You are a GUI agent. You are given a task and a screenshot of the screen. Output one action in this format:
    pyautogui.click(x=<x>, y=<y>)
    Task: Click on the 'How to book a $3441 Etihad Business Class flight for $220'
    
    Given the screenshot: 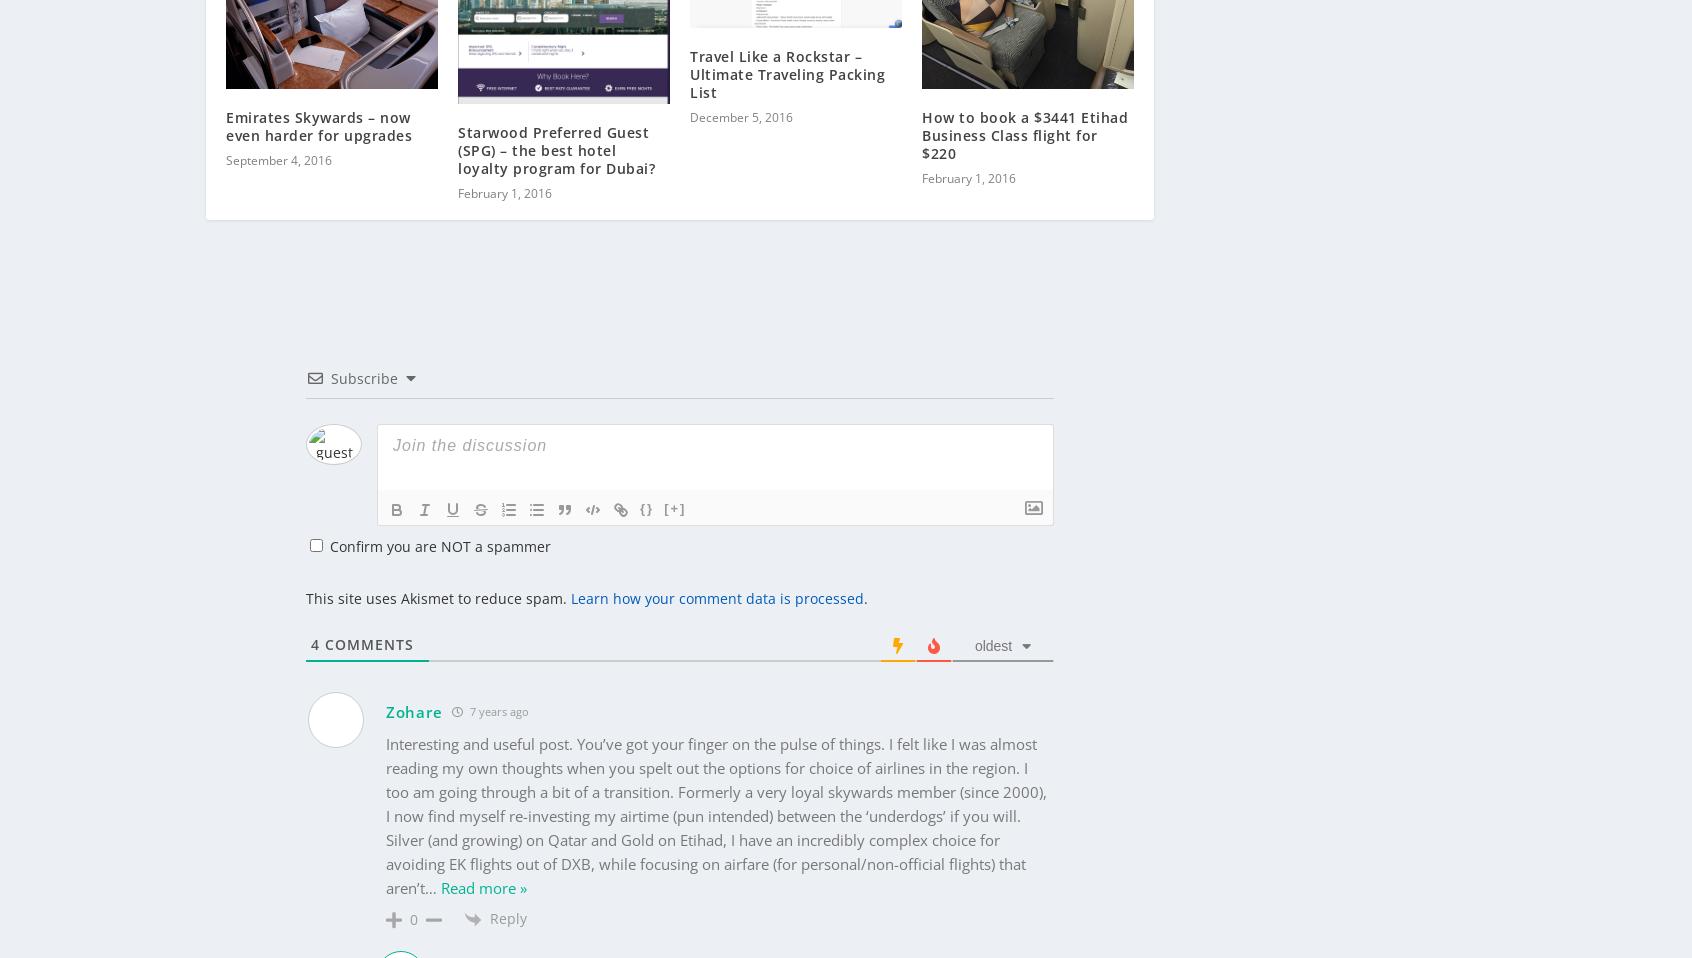 What is the action you would take?
    pyautogui.click(x=1024, y=102)
    